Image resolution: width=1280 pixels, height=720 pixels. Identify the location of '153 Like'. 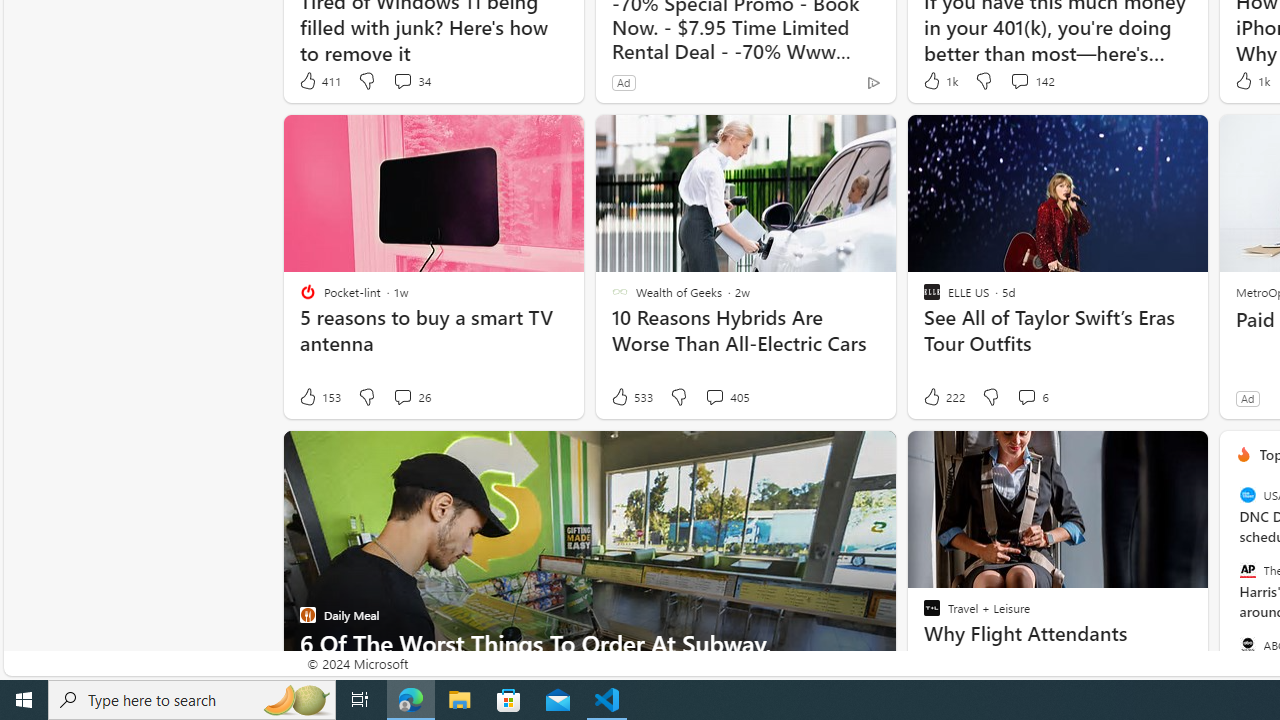
(318, 397).